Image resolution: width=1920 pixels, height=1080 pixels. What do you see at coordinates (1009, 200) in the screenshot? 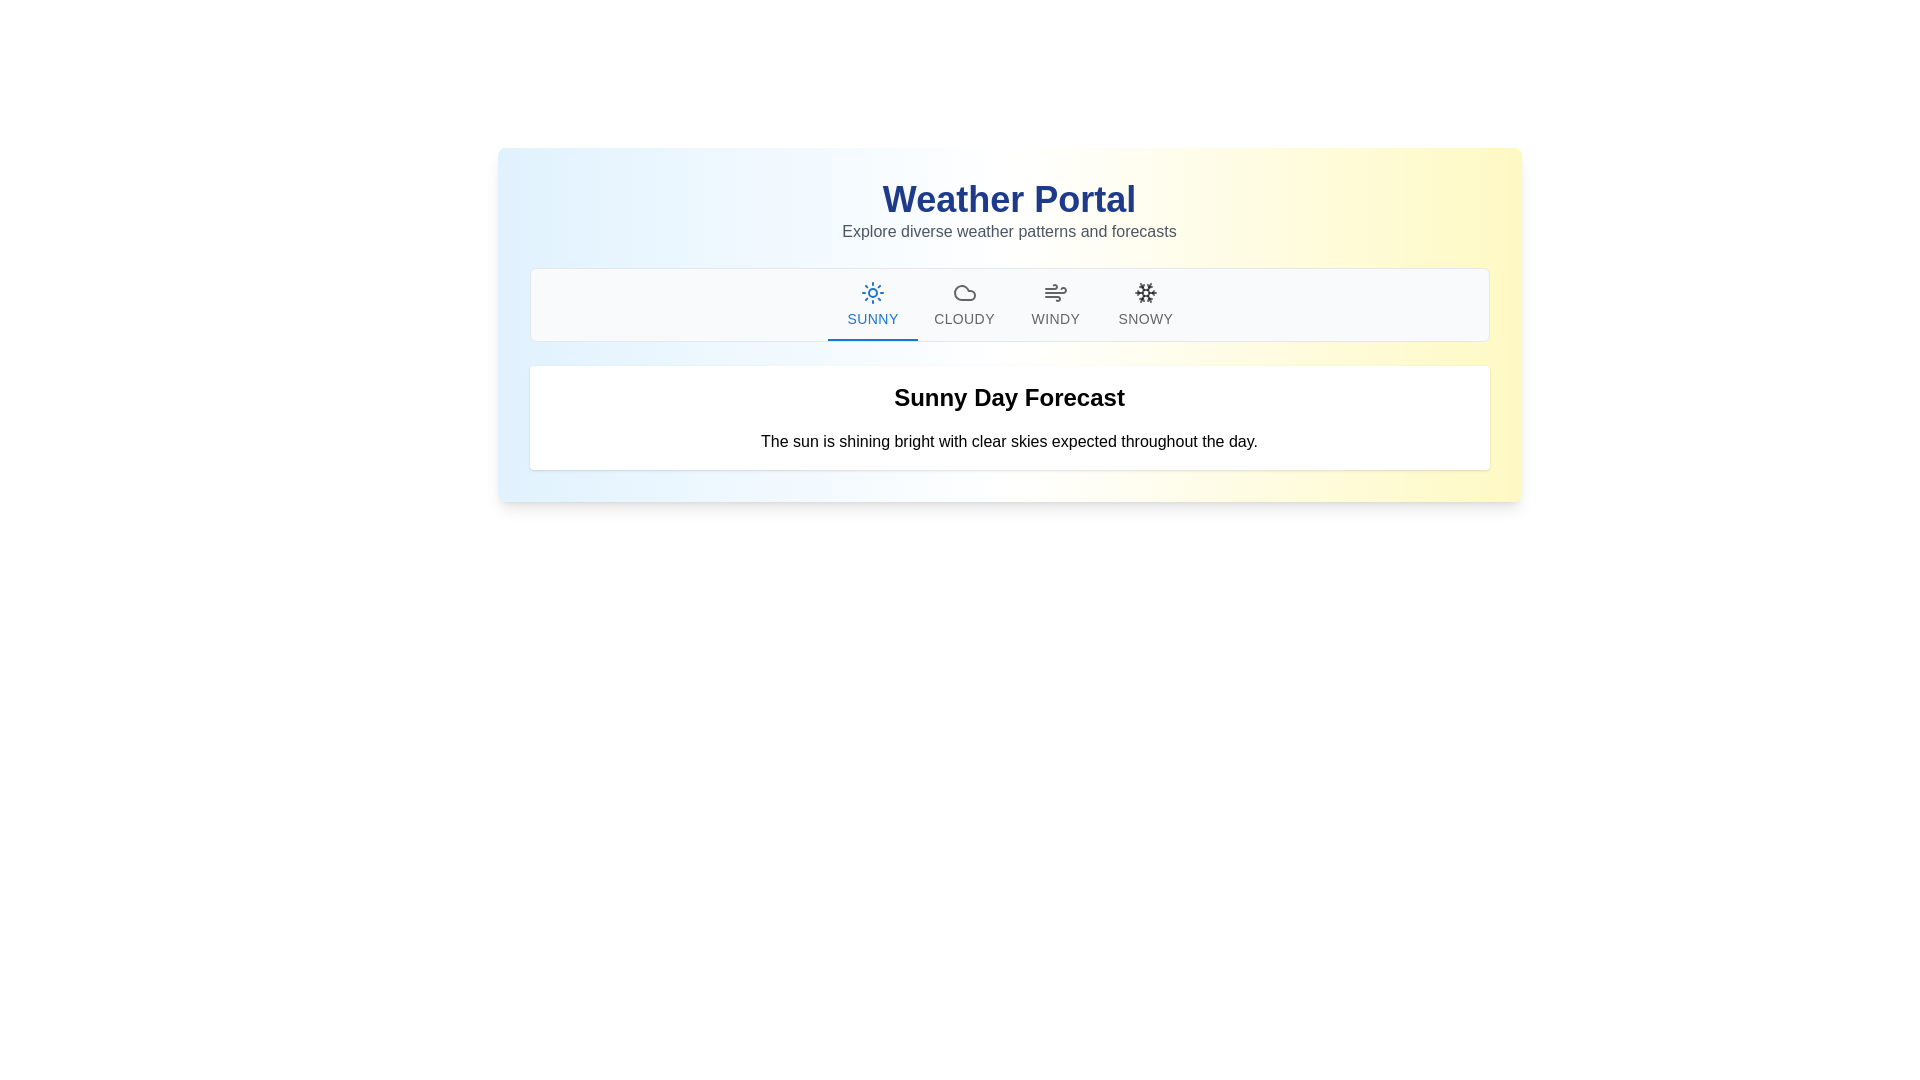
I see `the title text element that identifies the application as a weather-related portal, which is positioned at the top of the page above the subtitle` at bounding box center [1009, 200].